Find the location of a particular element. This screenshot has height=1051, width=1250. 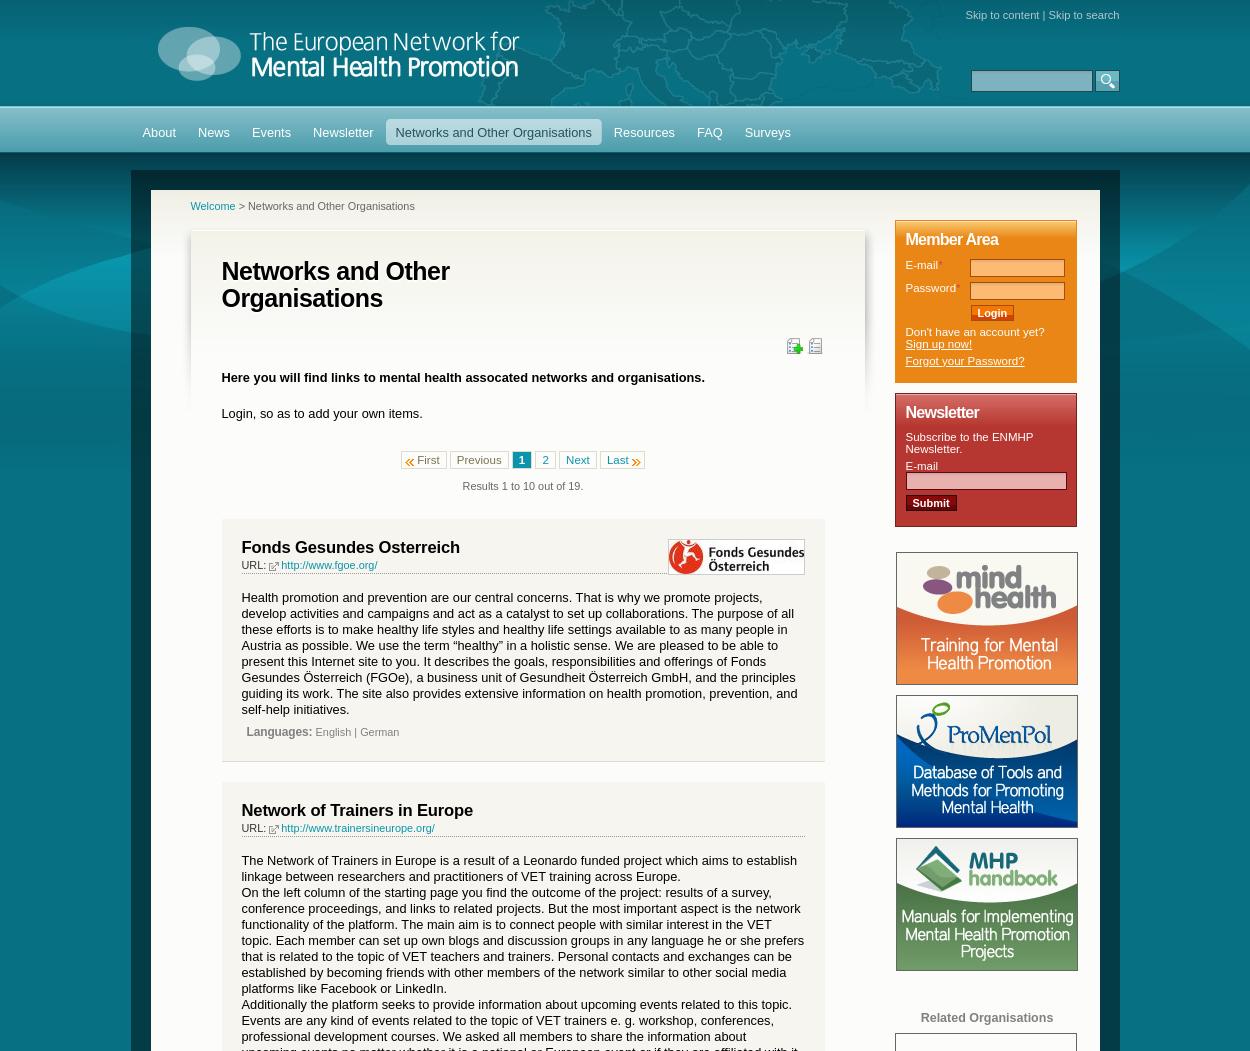

'Member Area' is located at coordinates (905, 237).